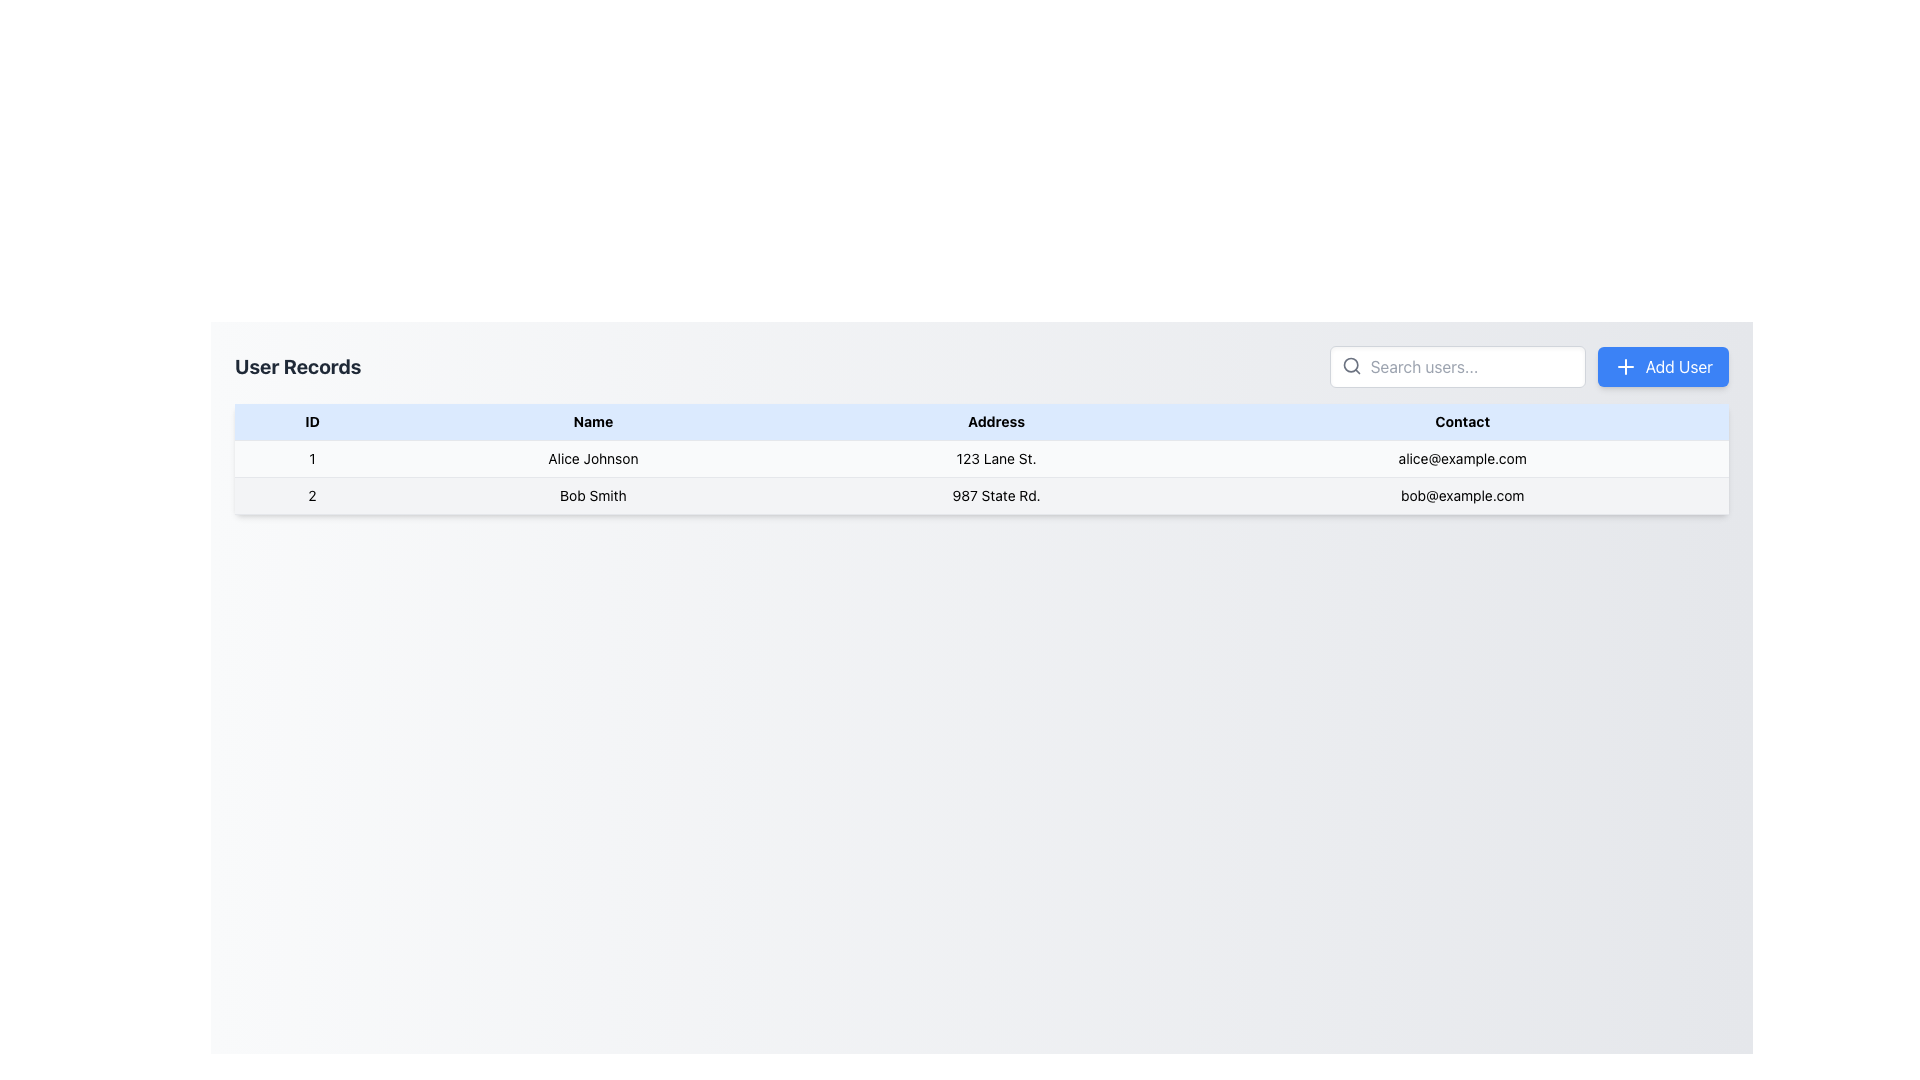  I want to click on the text item representing the identifier or serial number in the second row of the table under the 'ID' column, so click(311, 495).